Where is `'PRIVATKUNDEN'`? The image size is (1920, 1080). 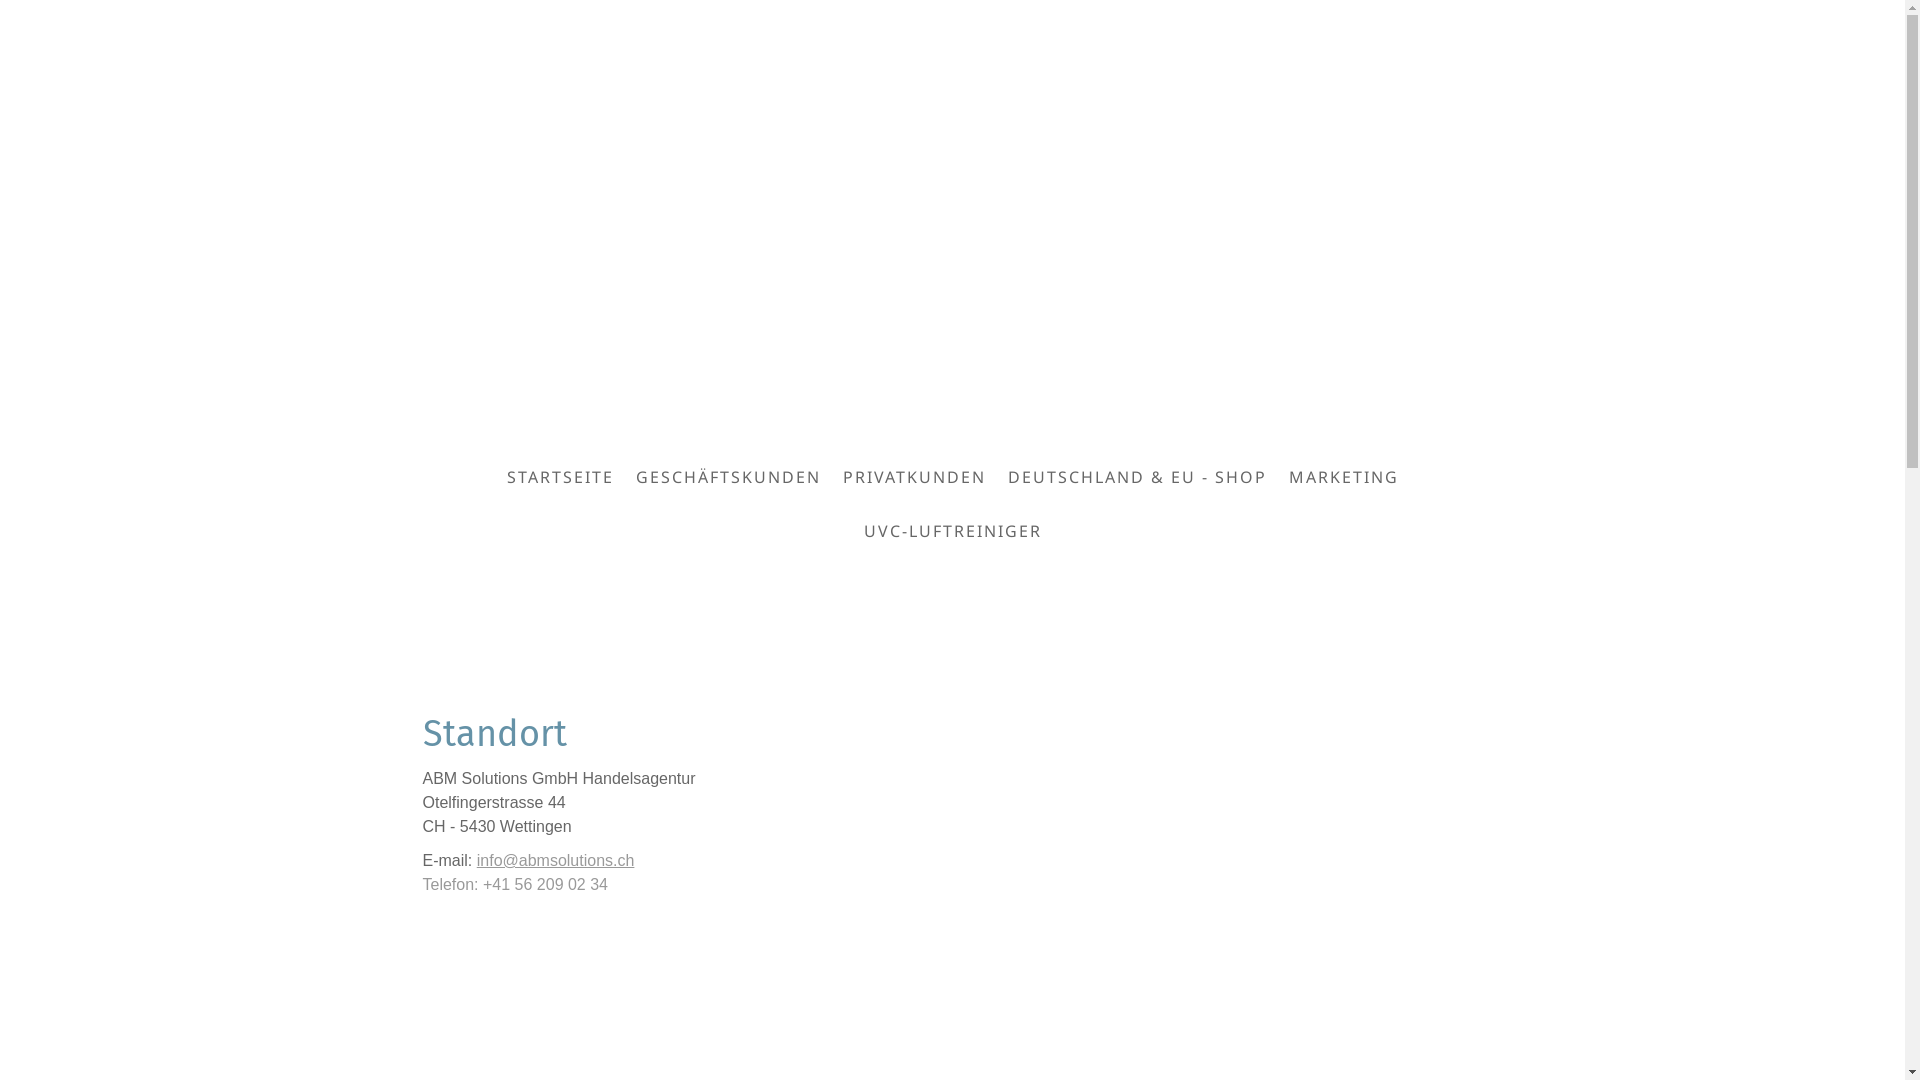 'PRIVATKUNDEN' is located at coordinates (913, 477).